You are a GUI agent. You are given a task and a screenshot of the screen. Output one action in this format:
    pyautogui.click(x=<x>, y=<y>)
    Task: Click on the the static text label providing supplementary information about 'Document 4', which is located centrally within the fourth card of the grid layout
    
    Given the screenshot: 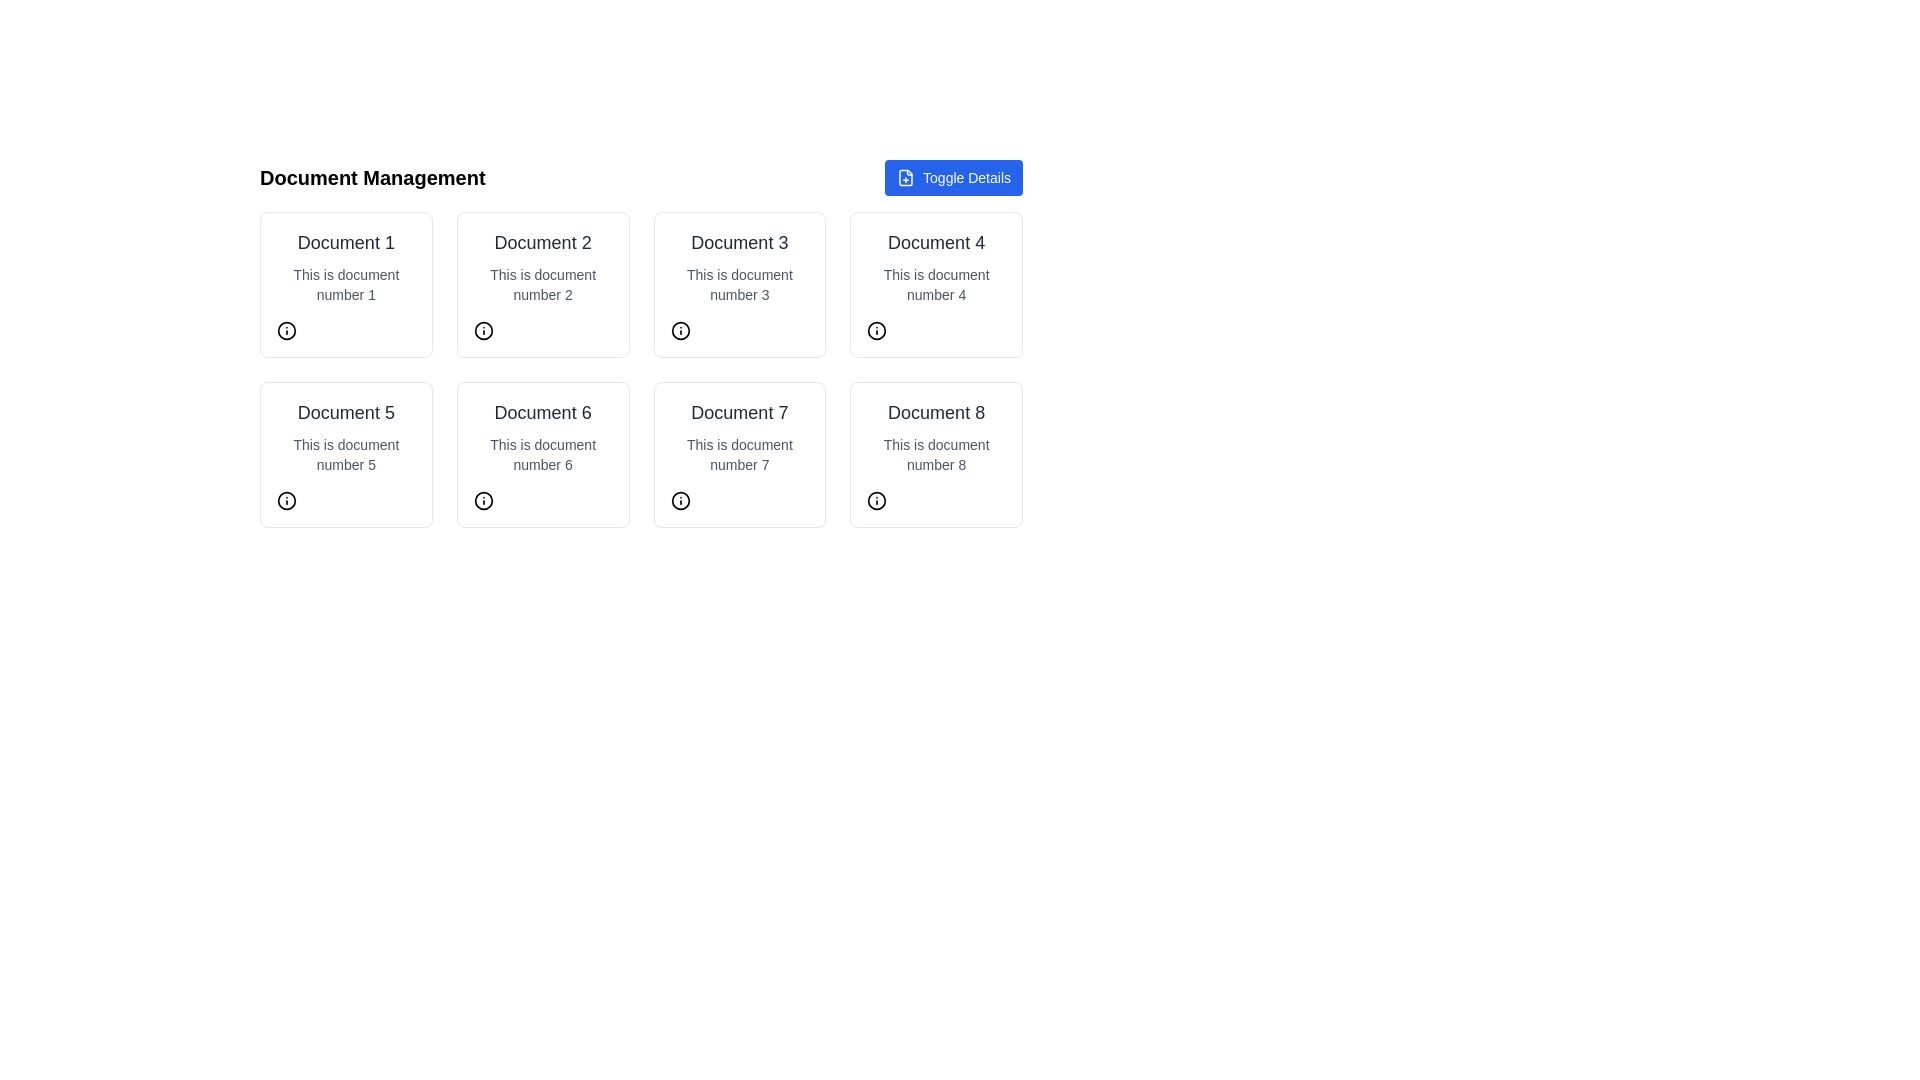 What is the action you would take?
    pyautogui.click(x=935, y=285)
    